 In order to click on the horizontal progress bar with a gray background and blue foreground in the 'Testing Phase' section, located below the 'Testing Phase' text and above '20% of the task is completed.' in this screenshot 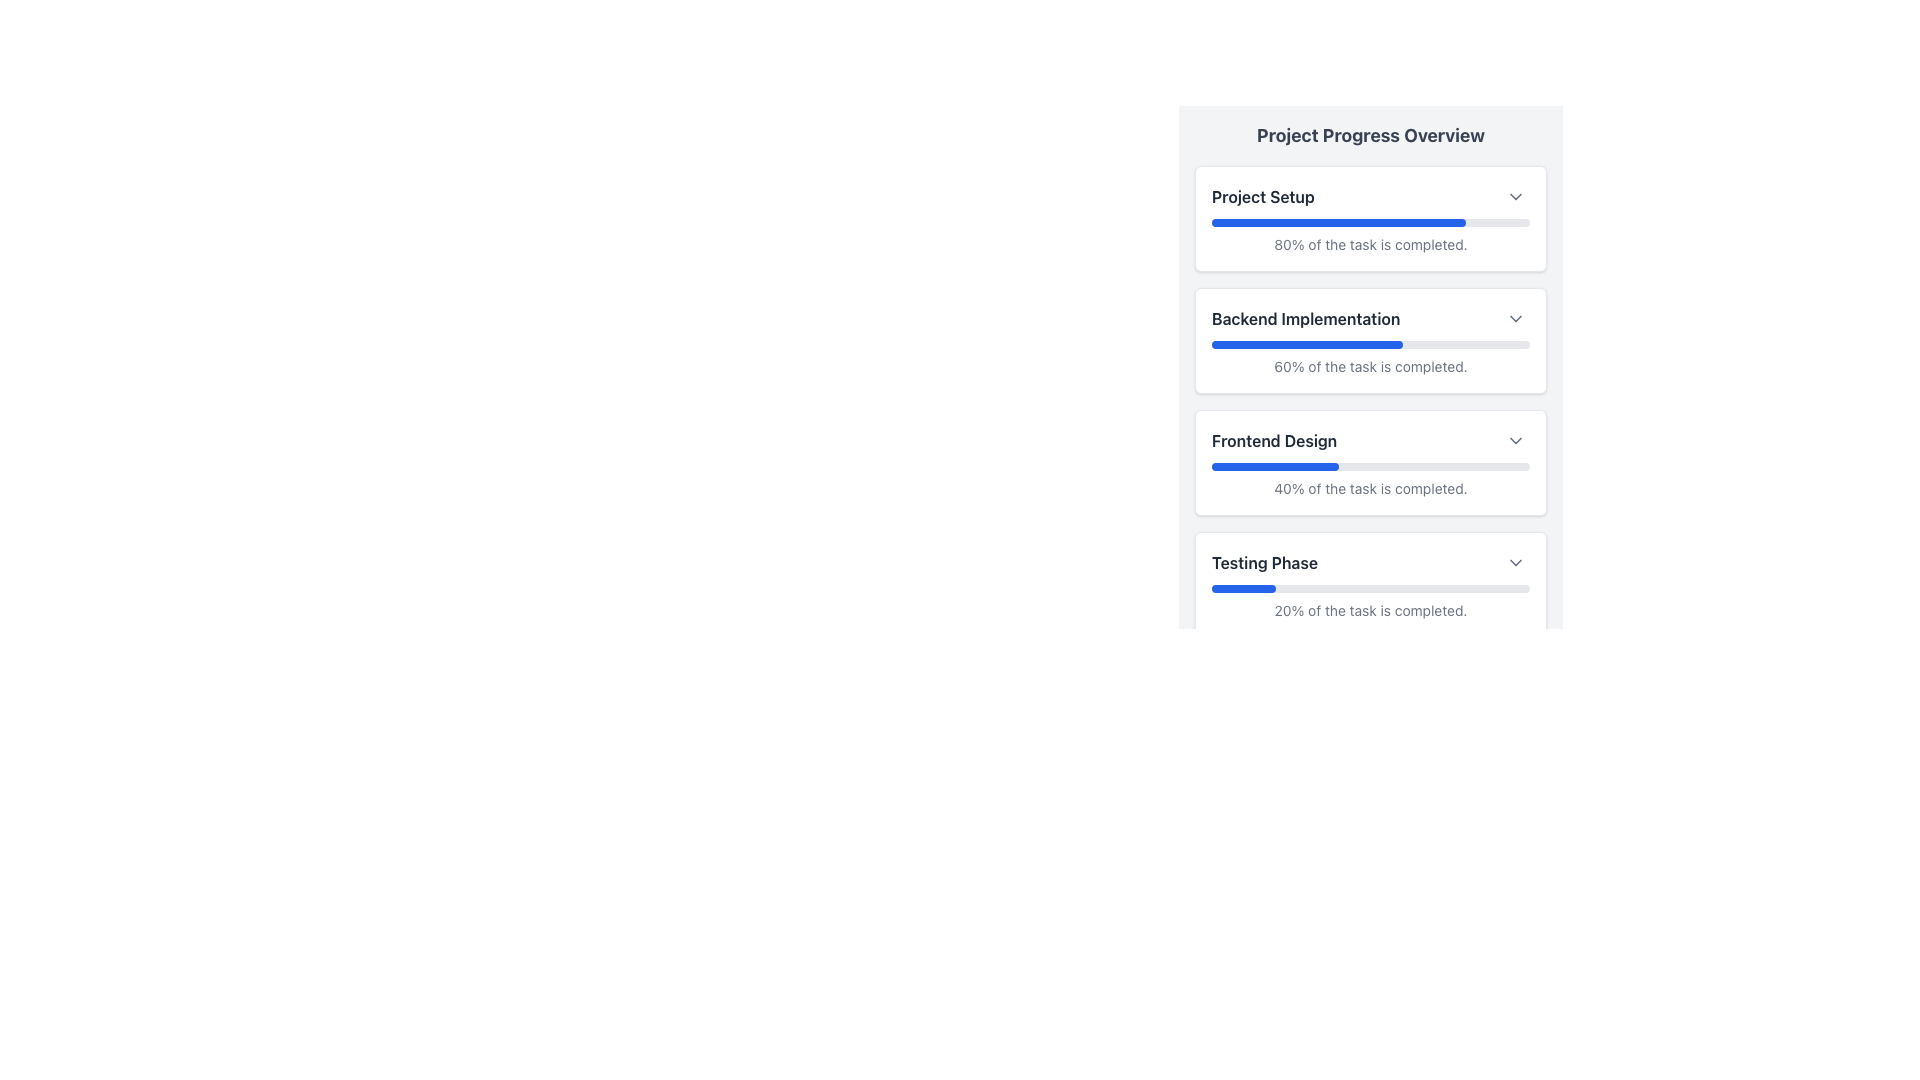, I will do `click(1370, 588)`.